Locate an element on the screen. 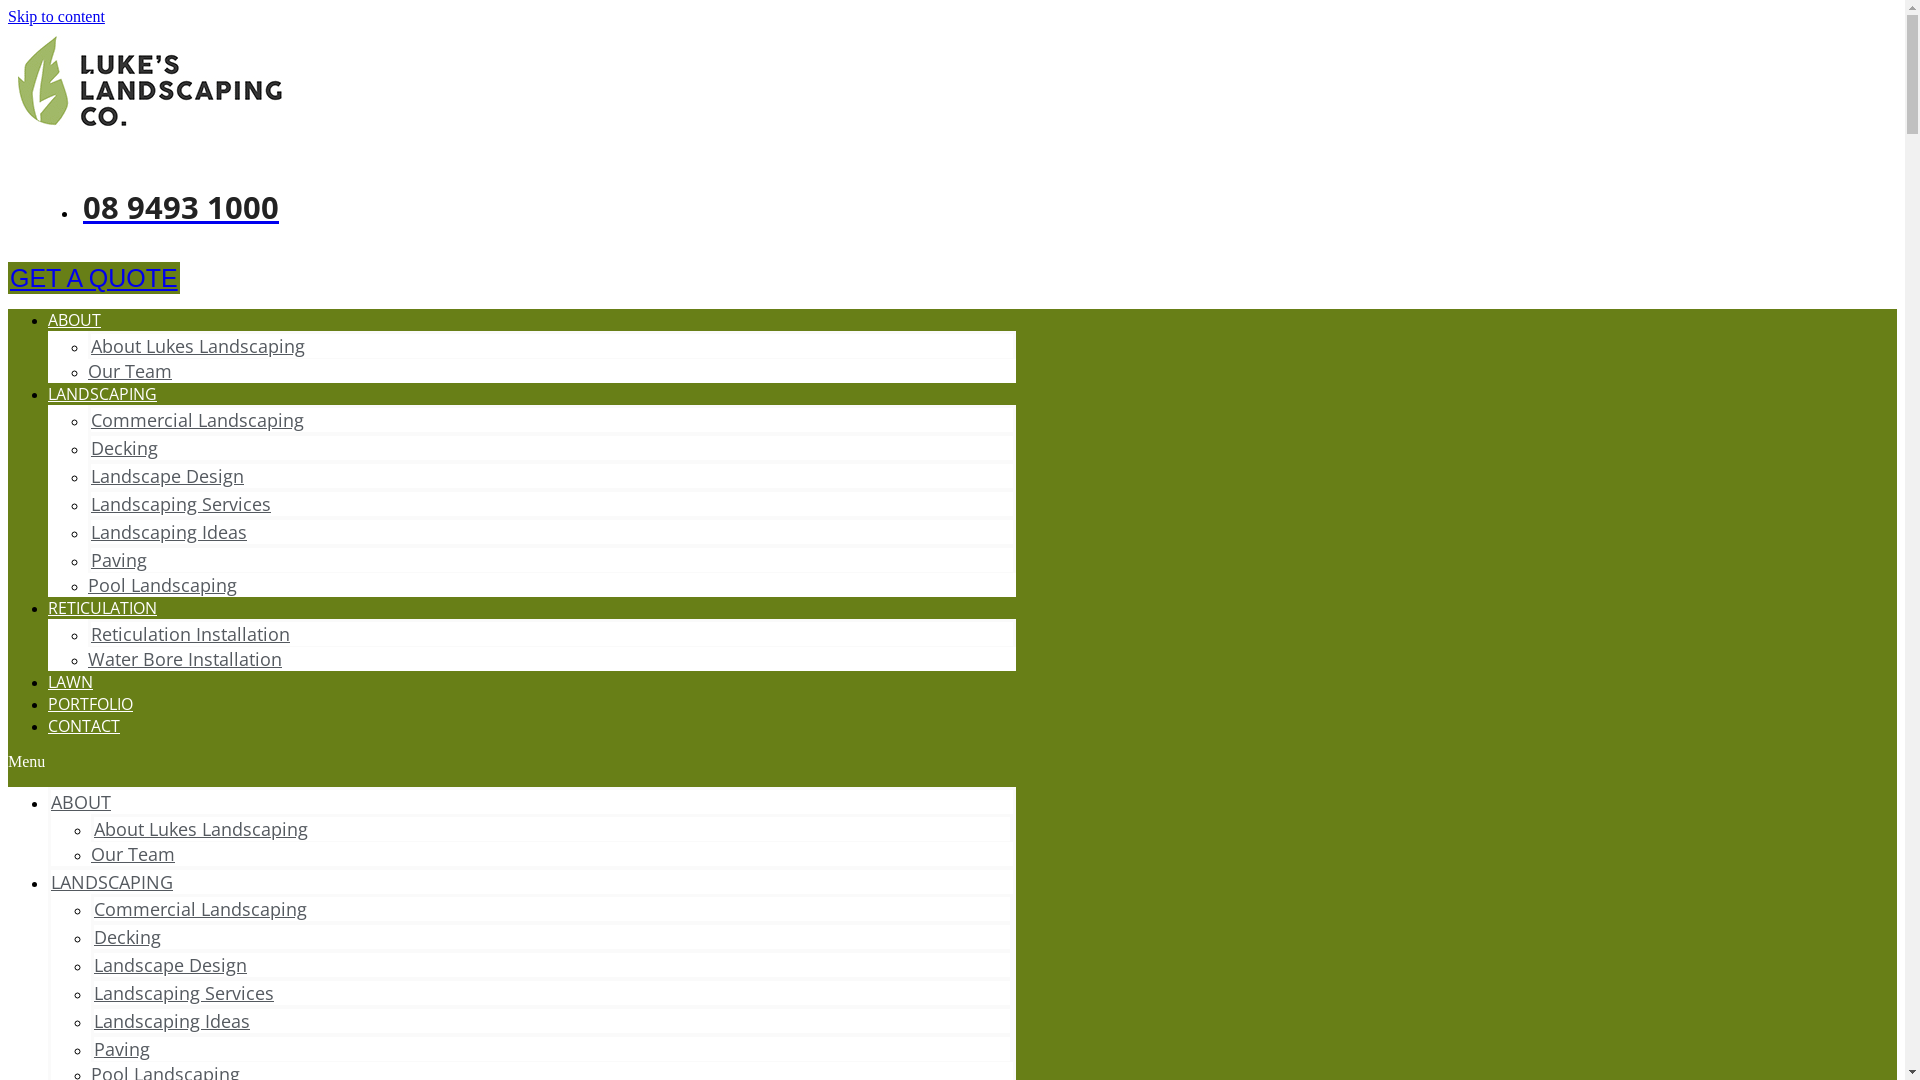  '08 9493 1000' is located at coordinates (178, 207).